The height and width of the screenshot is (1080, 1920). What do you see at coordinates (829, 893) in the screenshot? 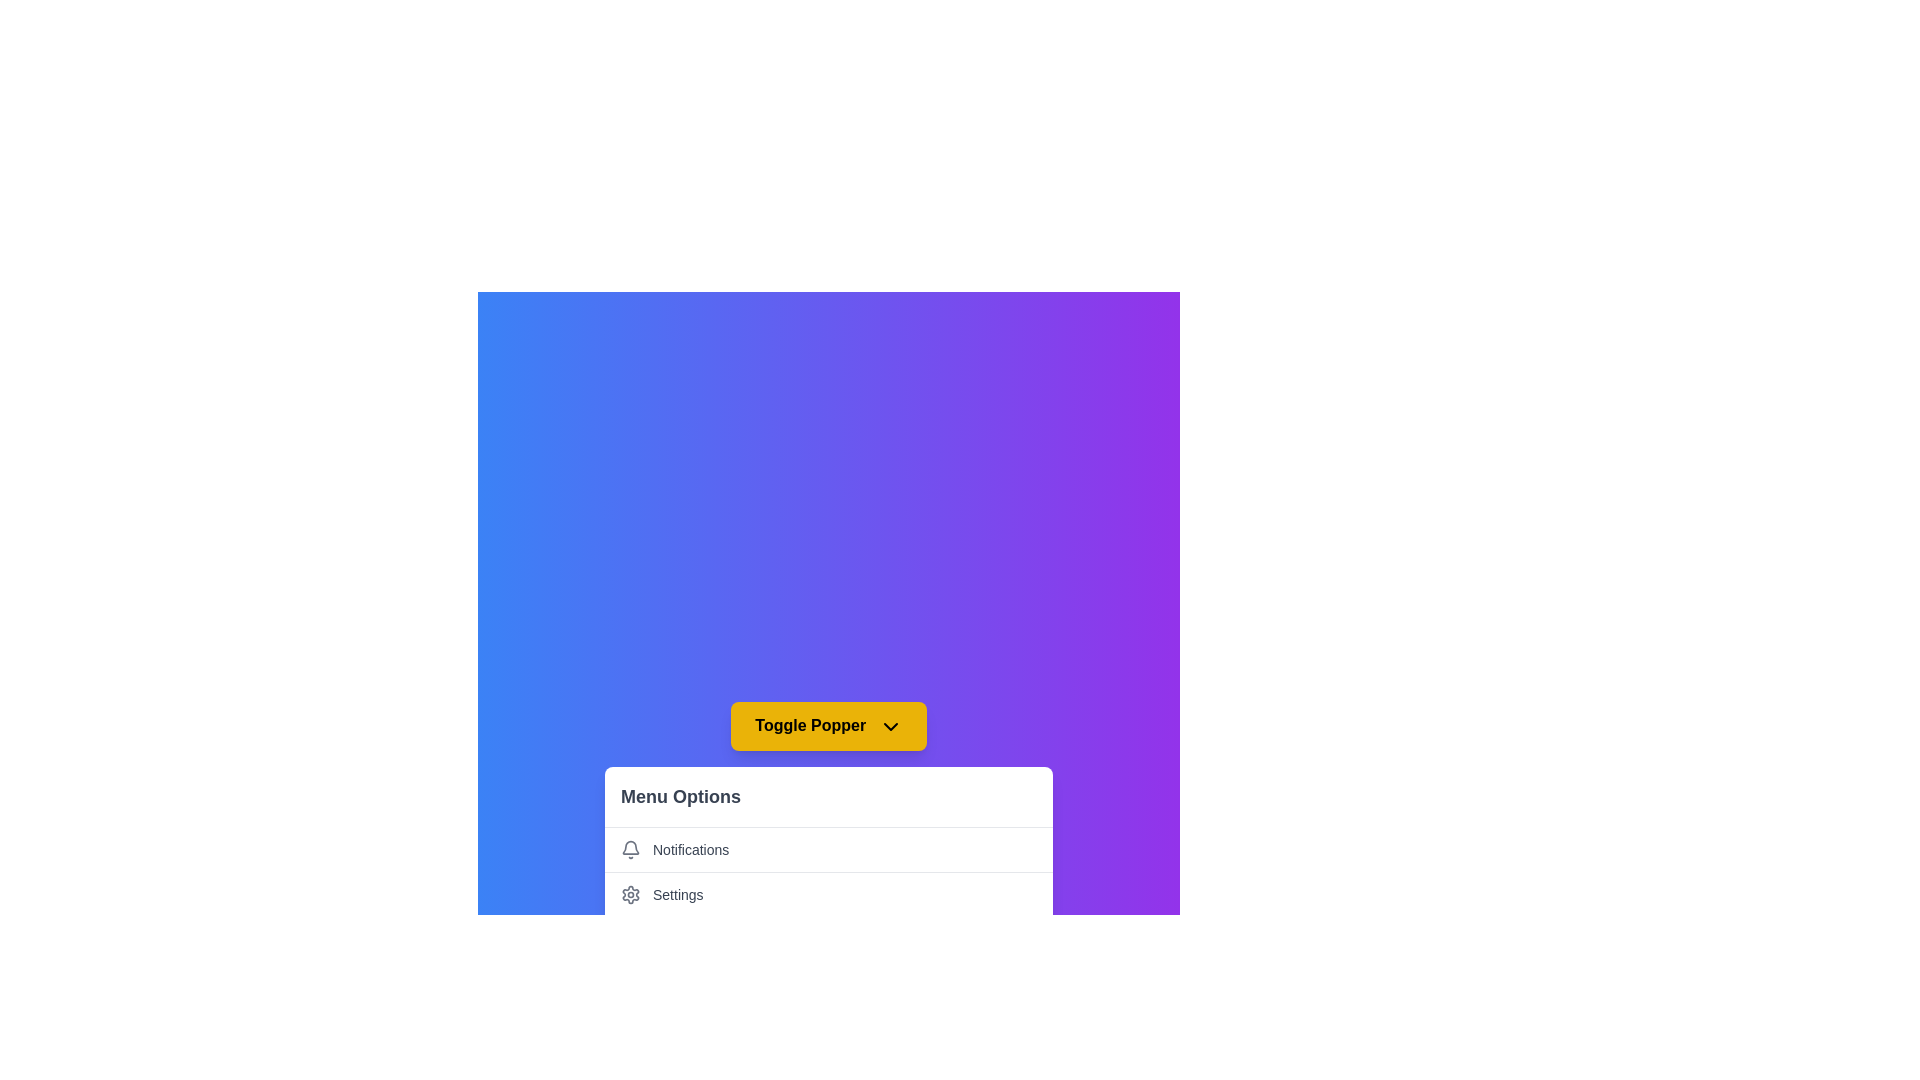
I see `the 'Settings' menu item, which is the second item from the top in a vertical stack of options, located under the 'Notifications' item in the menu box near the bottom center of the interface` at bounding box center [829, 893].